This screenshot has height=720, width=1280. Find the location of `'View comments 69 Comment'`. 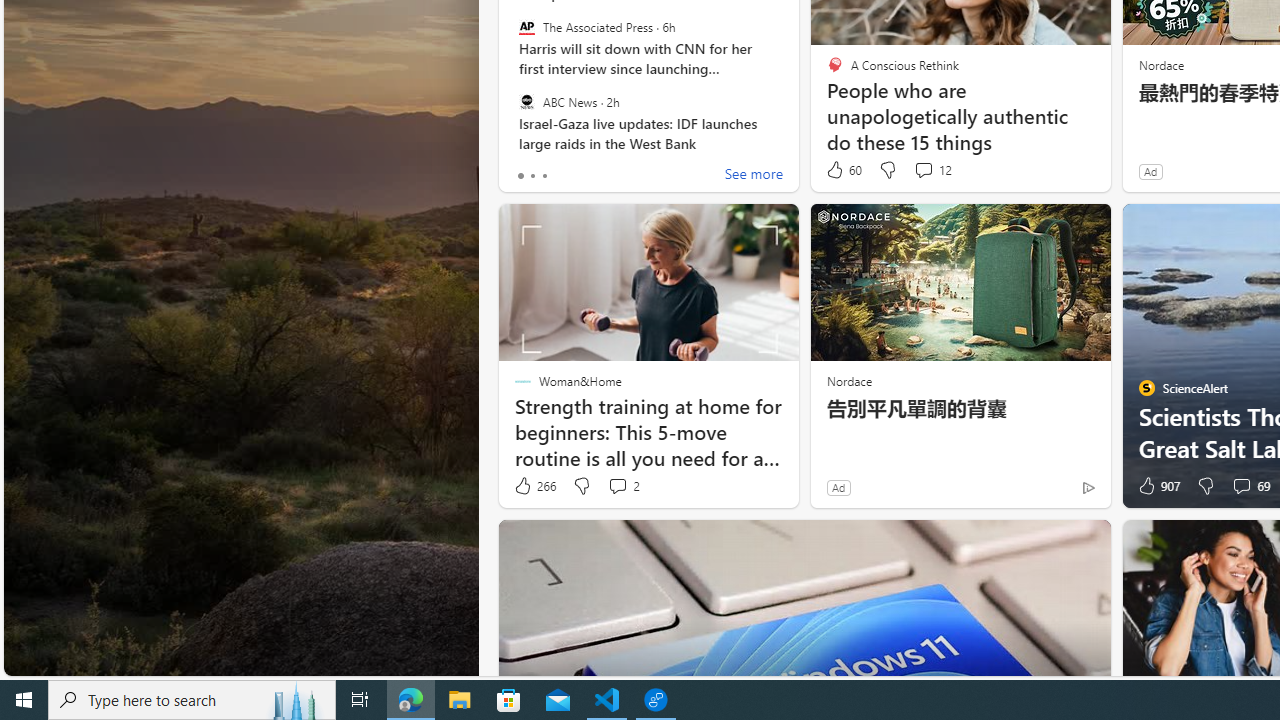

'View comments 69 Comment' is located at coordinates (1248, 486).